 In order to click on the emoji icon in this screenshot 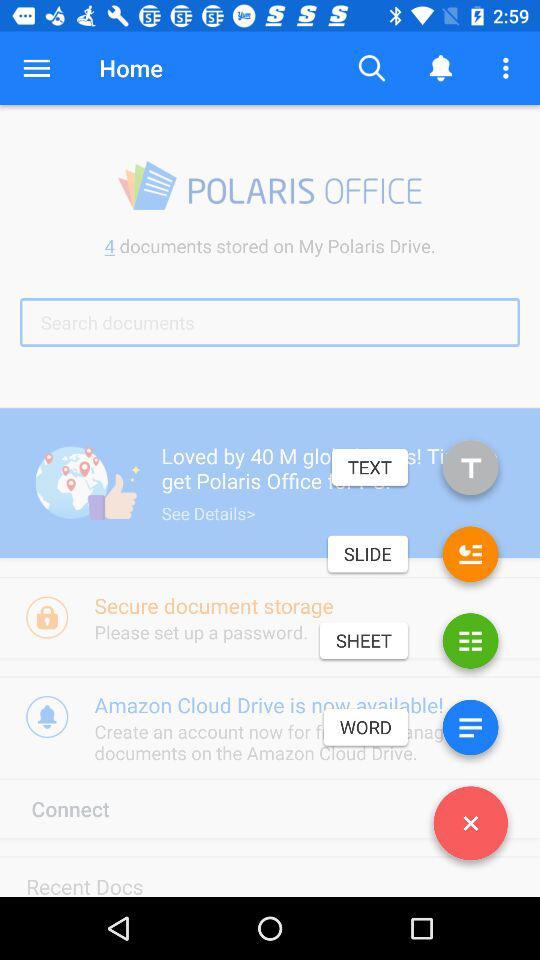, I will do `click(470, 558)`.